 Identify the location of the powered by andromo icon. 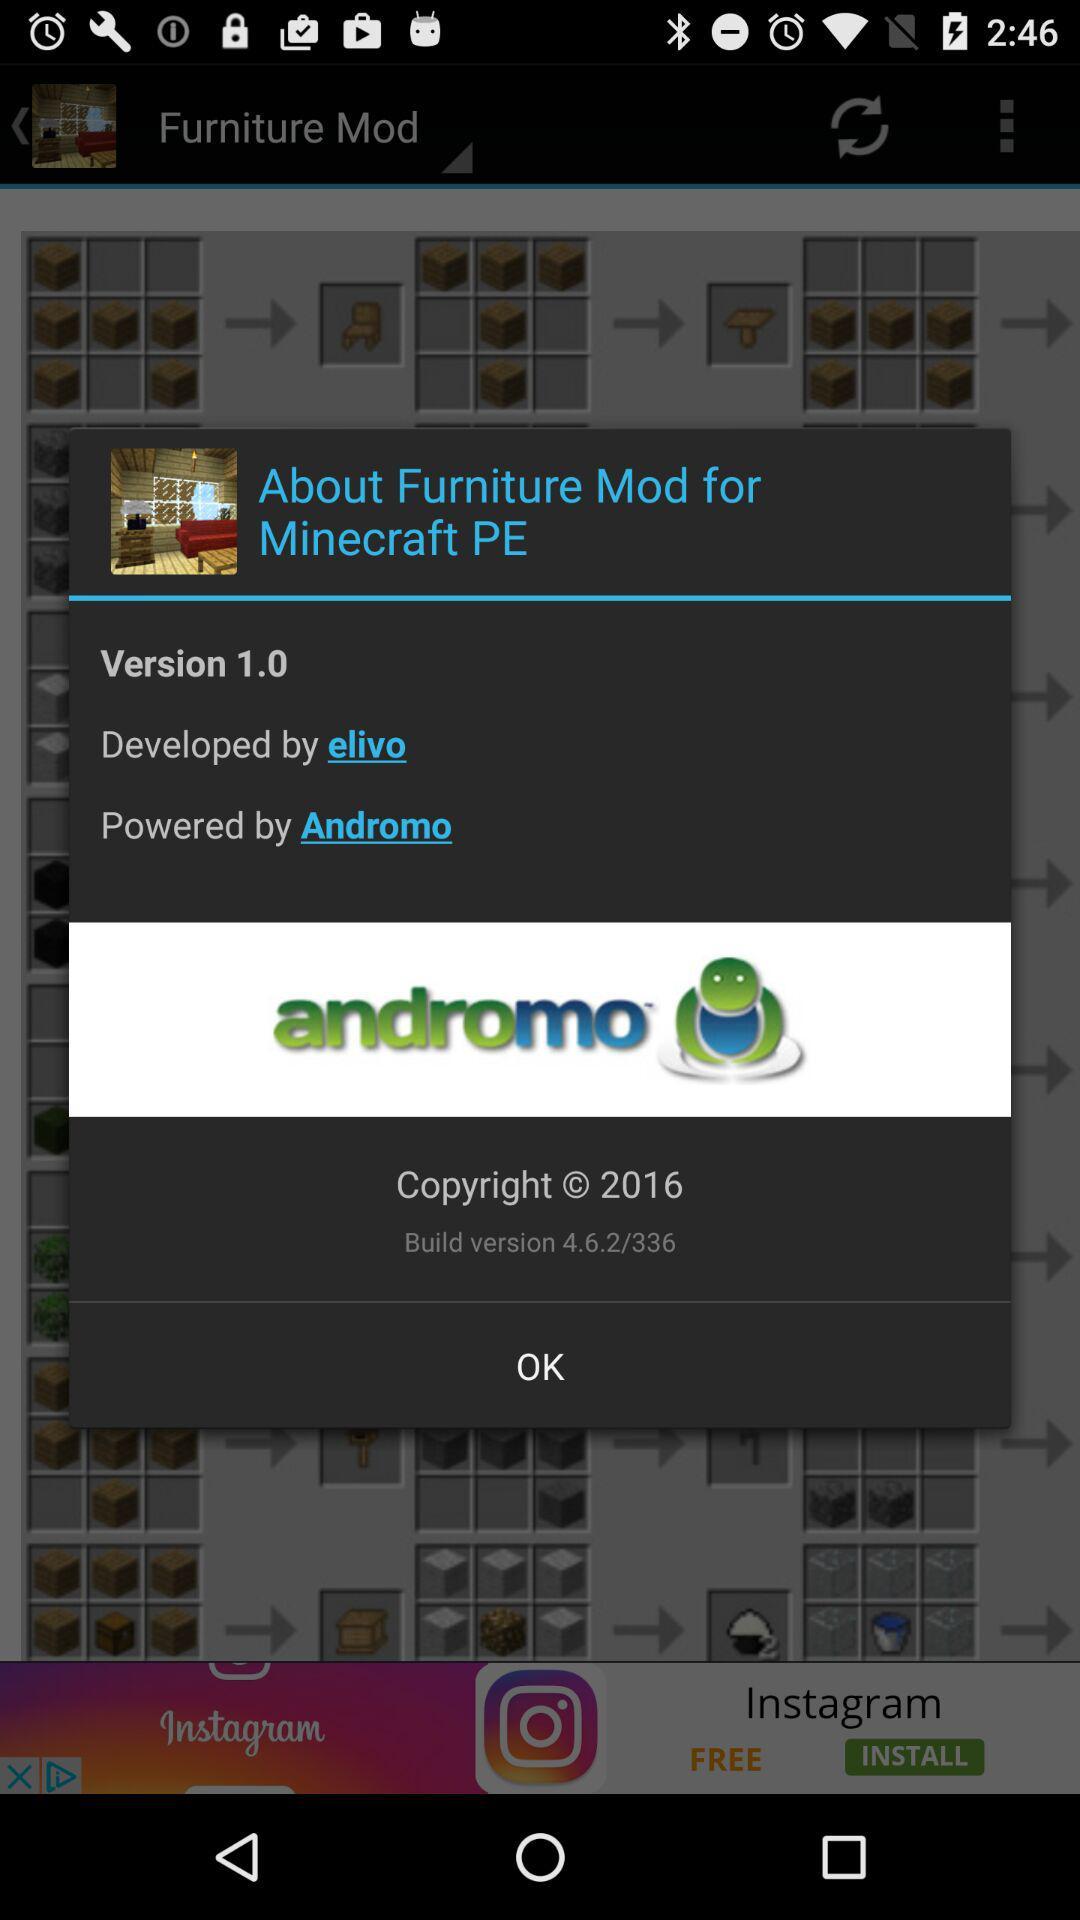
(540, 840).